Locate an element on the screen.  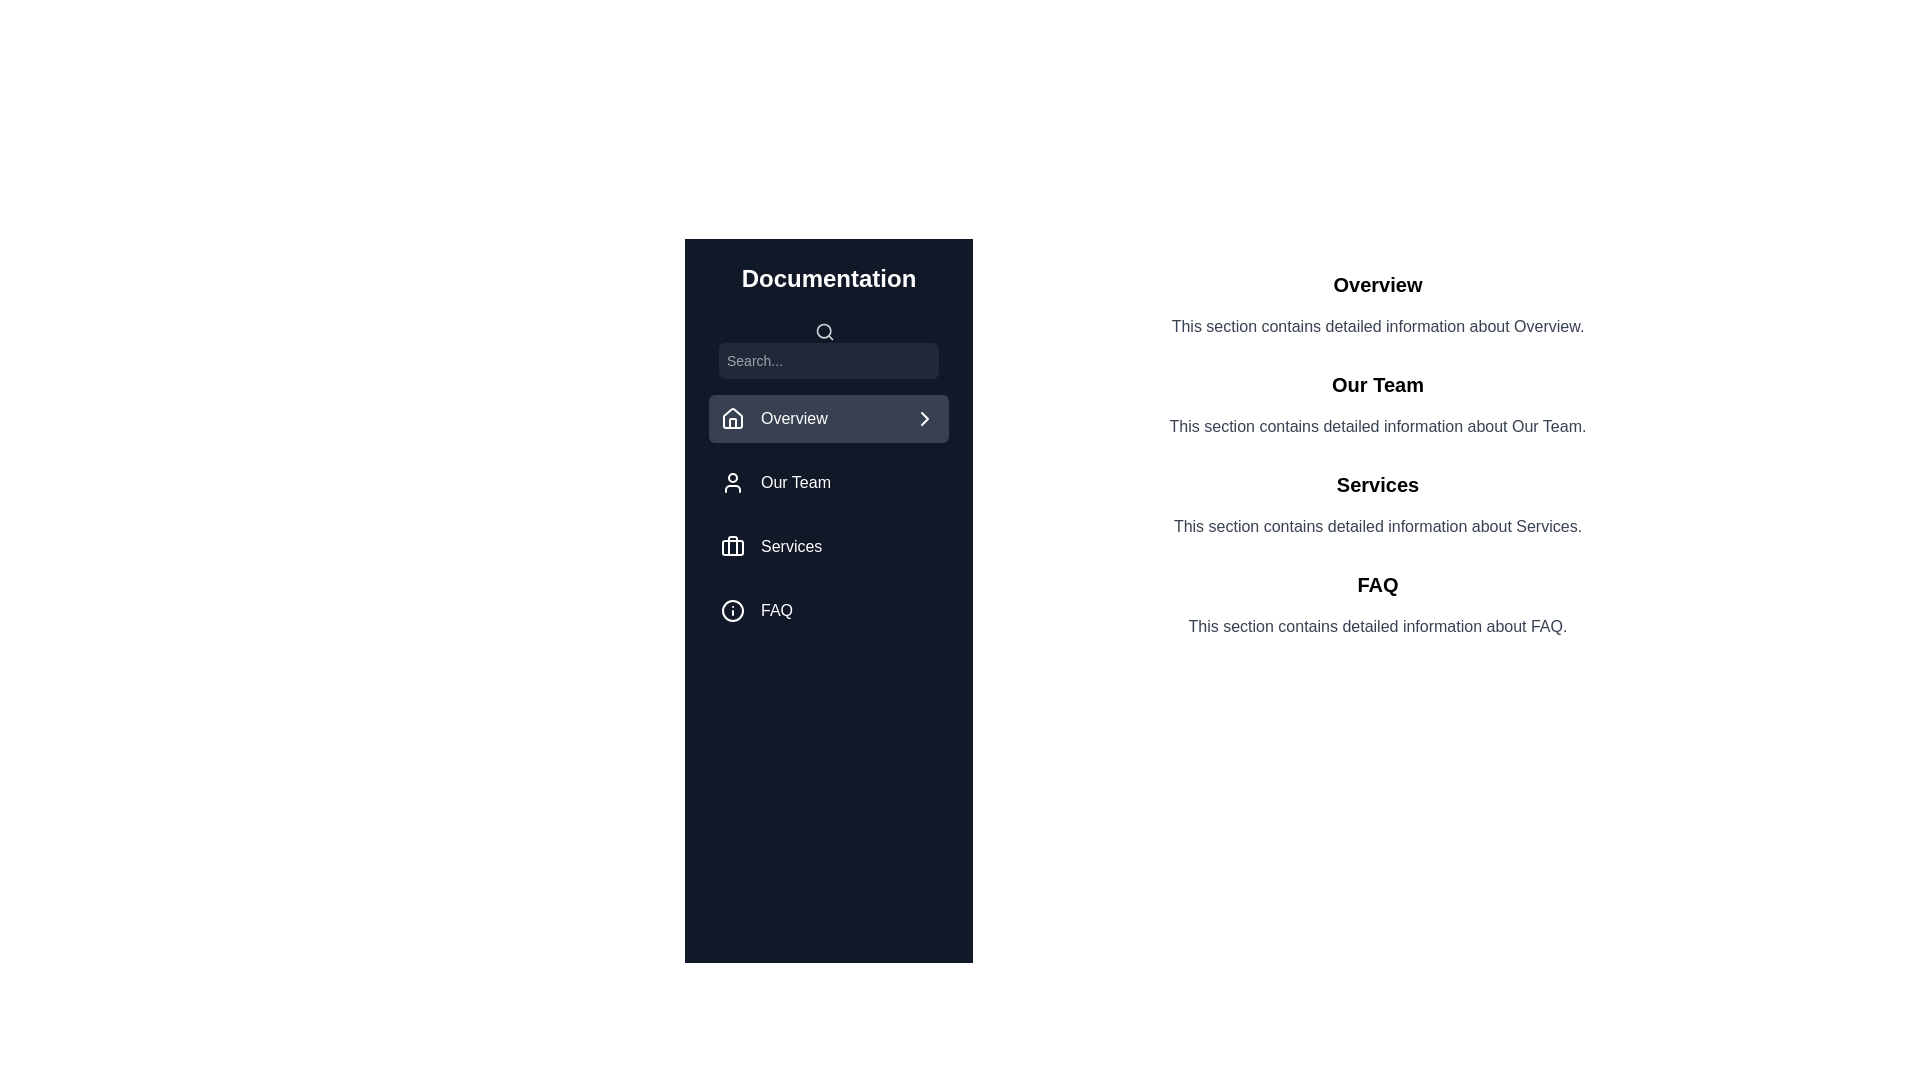
the house icon in the Overview menu item is located at coordinates (732, 418).